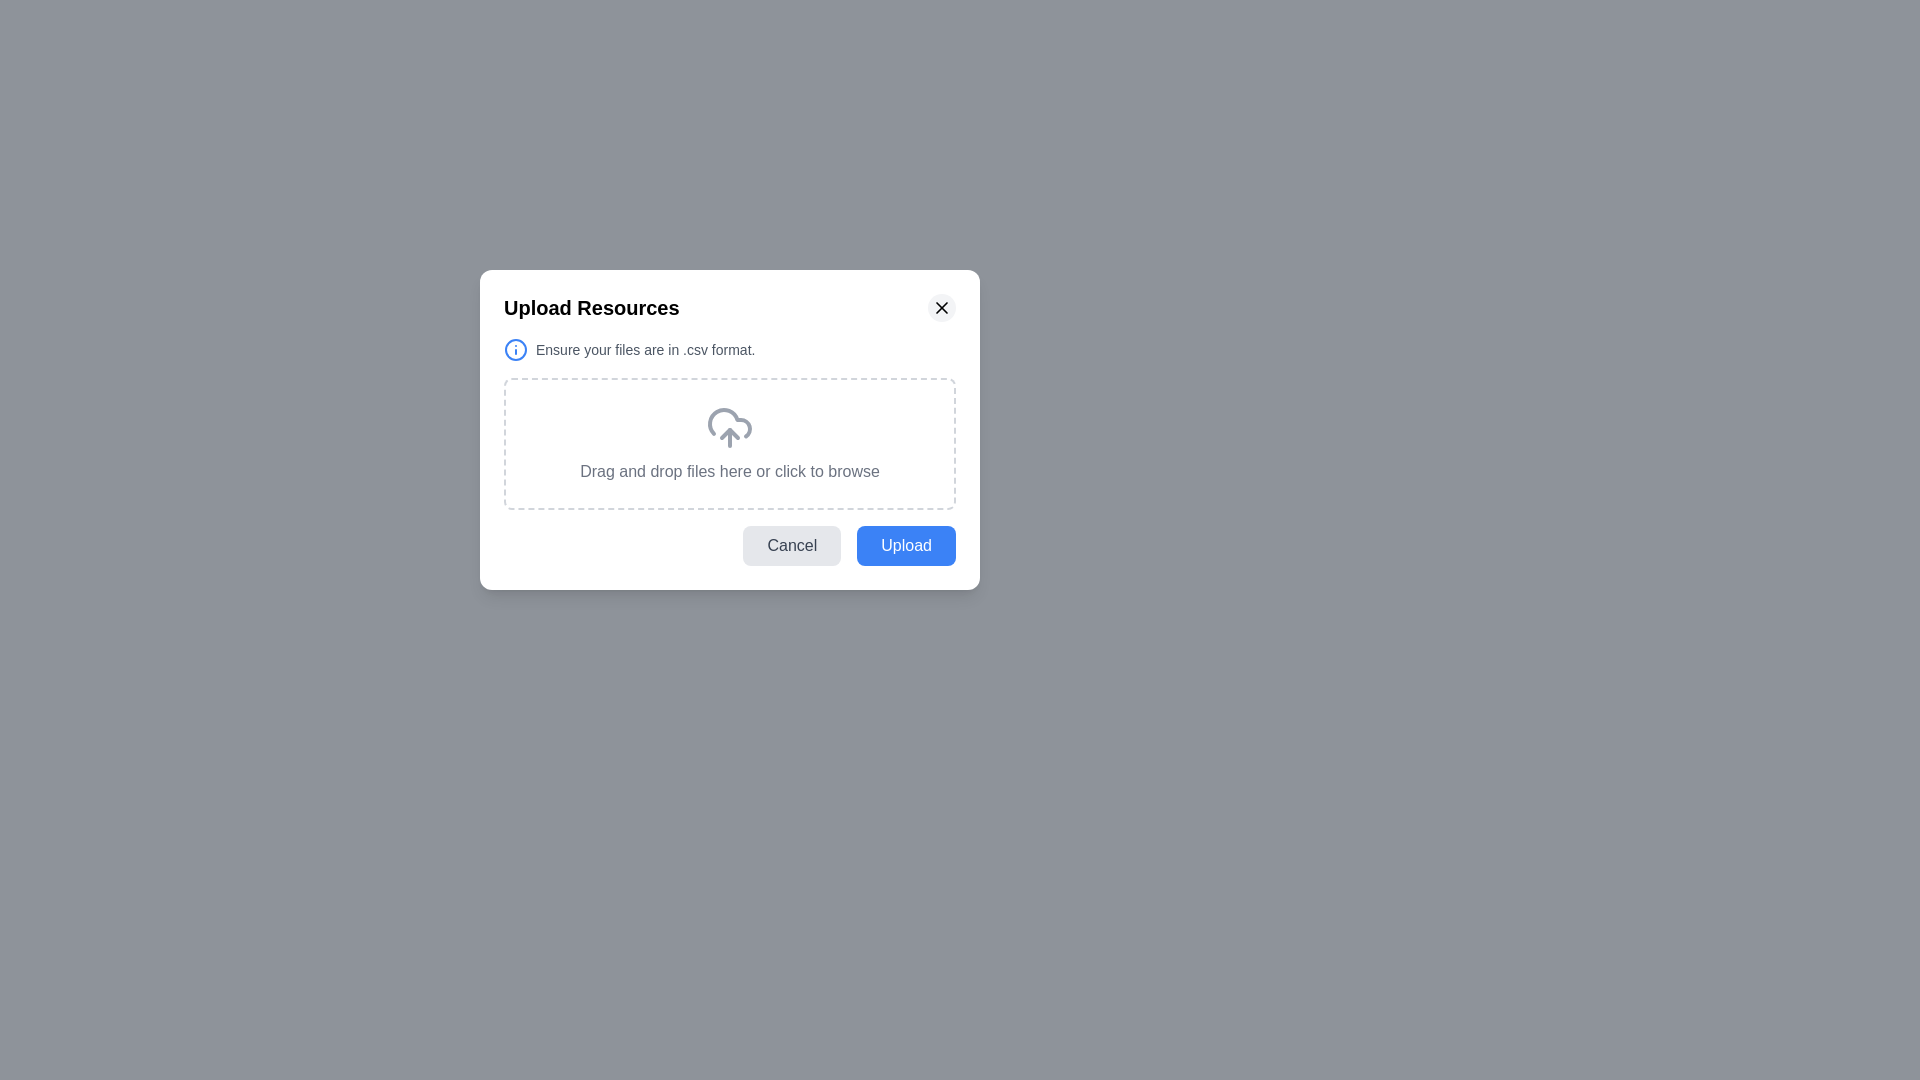 The image size is (1920, 1080). I want to click on the informational block displaying the notice 'Ensure your files are in .csv format.' with the blue information icon to read the text, so click(728, 349).